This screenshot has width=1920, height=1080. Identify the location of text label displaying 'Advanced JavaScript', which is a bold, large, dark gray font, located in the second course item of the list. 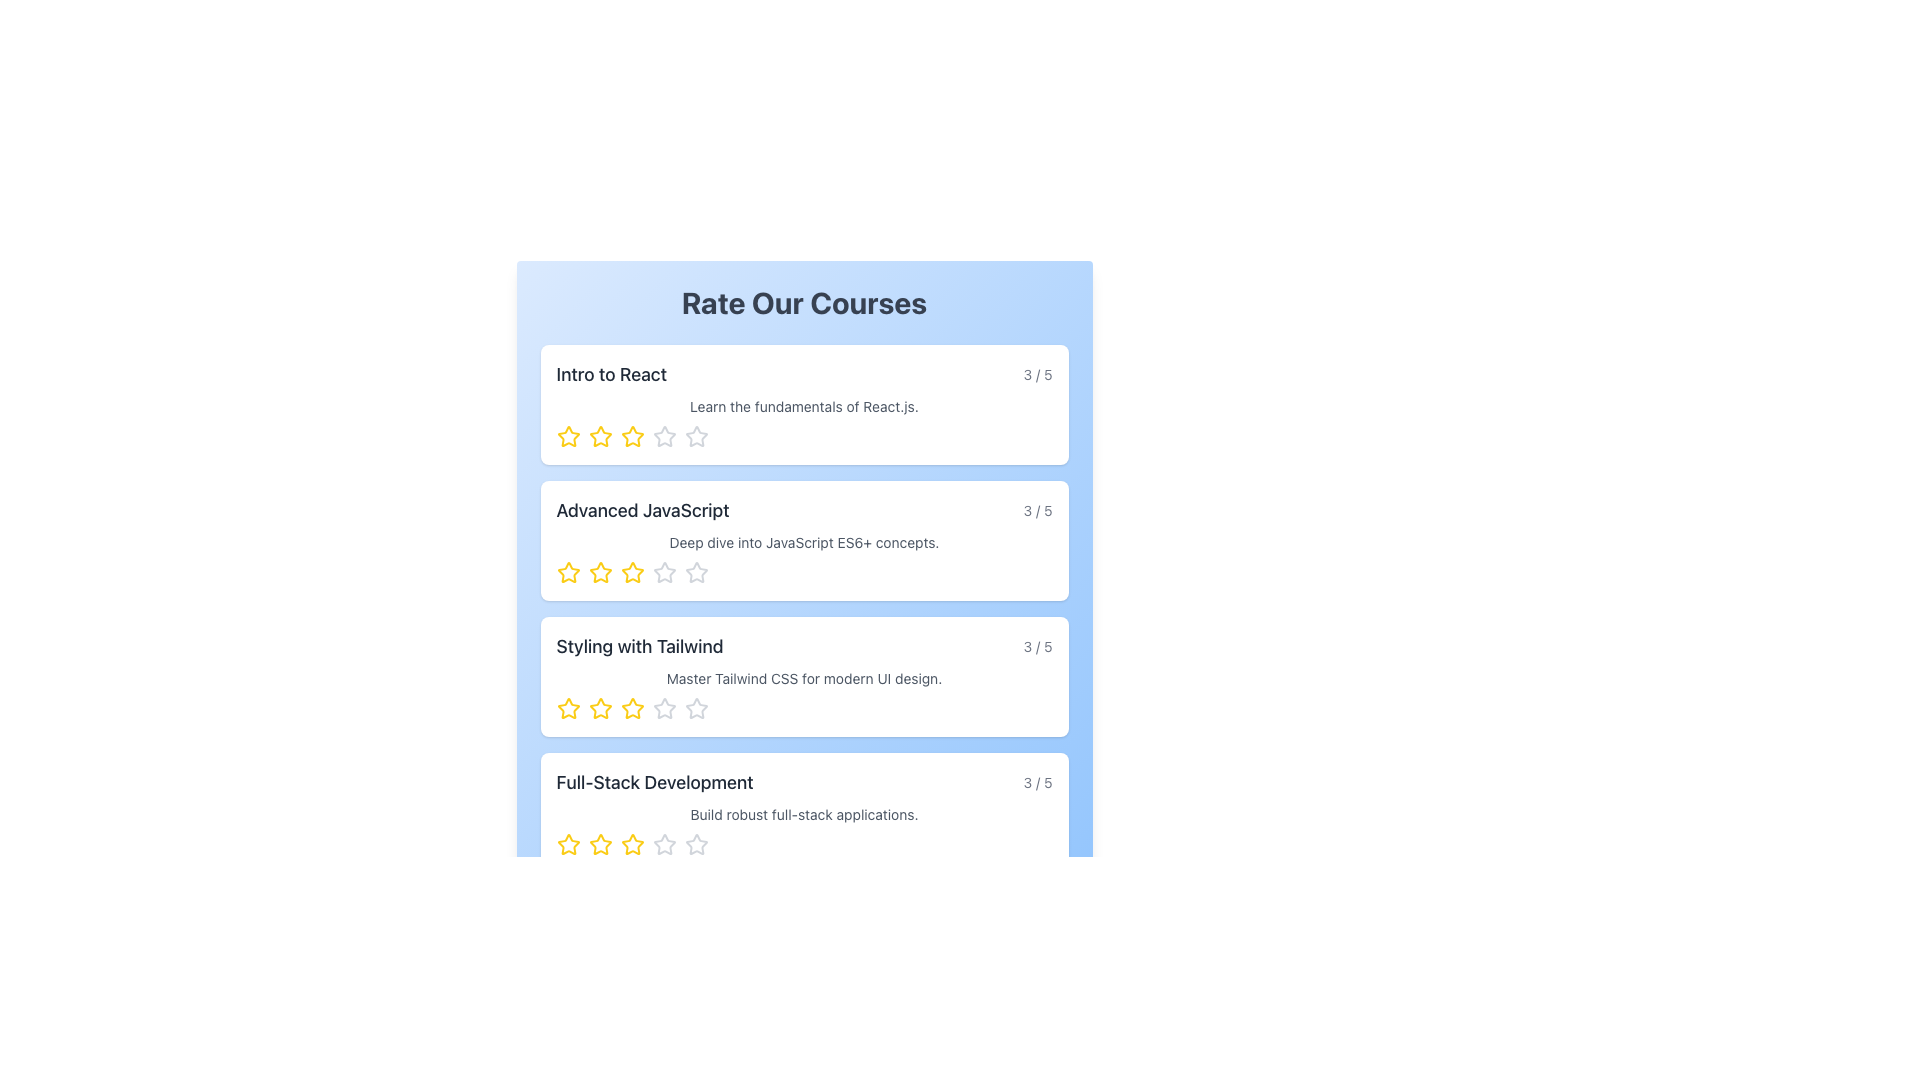
(643, 509).